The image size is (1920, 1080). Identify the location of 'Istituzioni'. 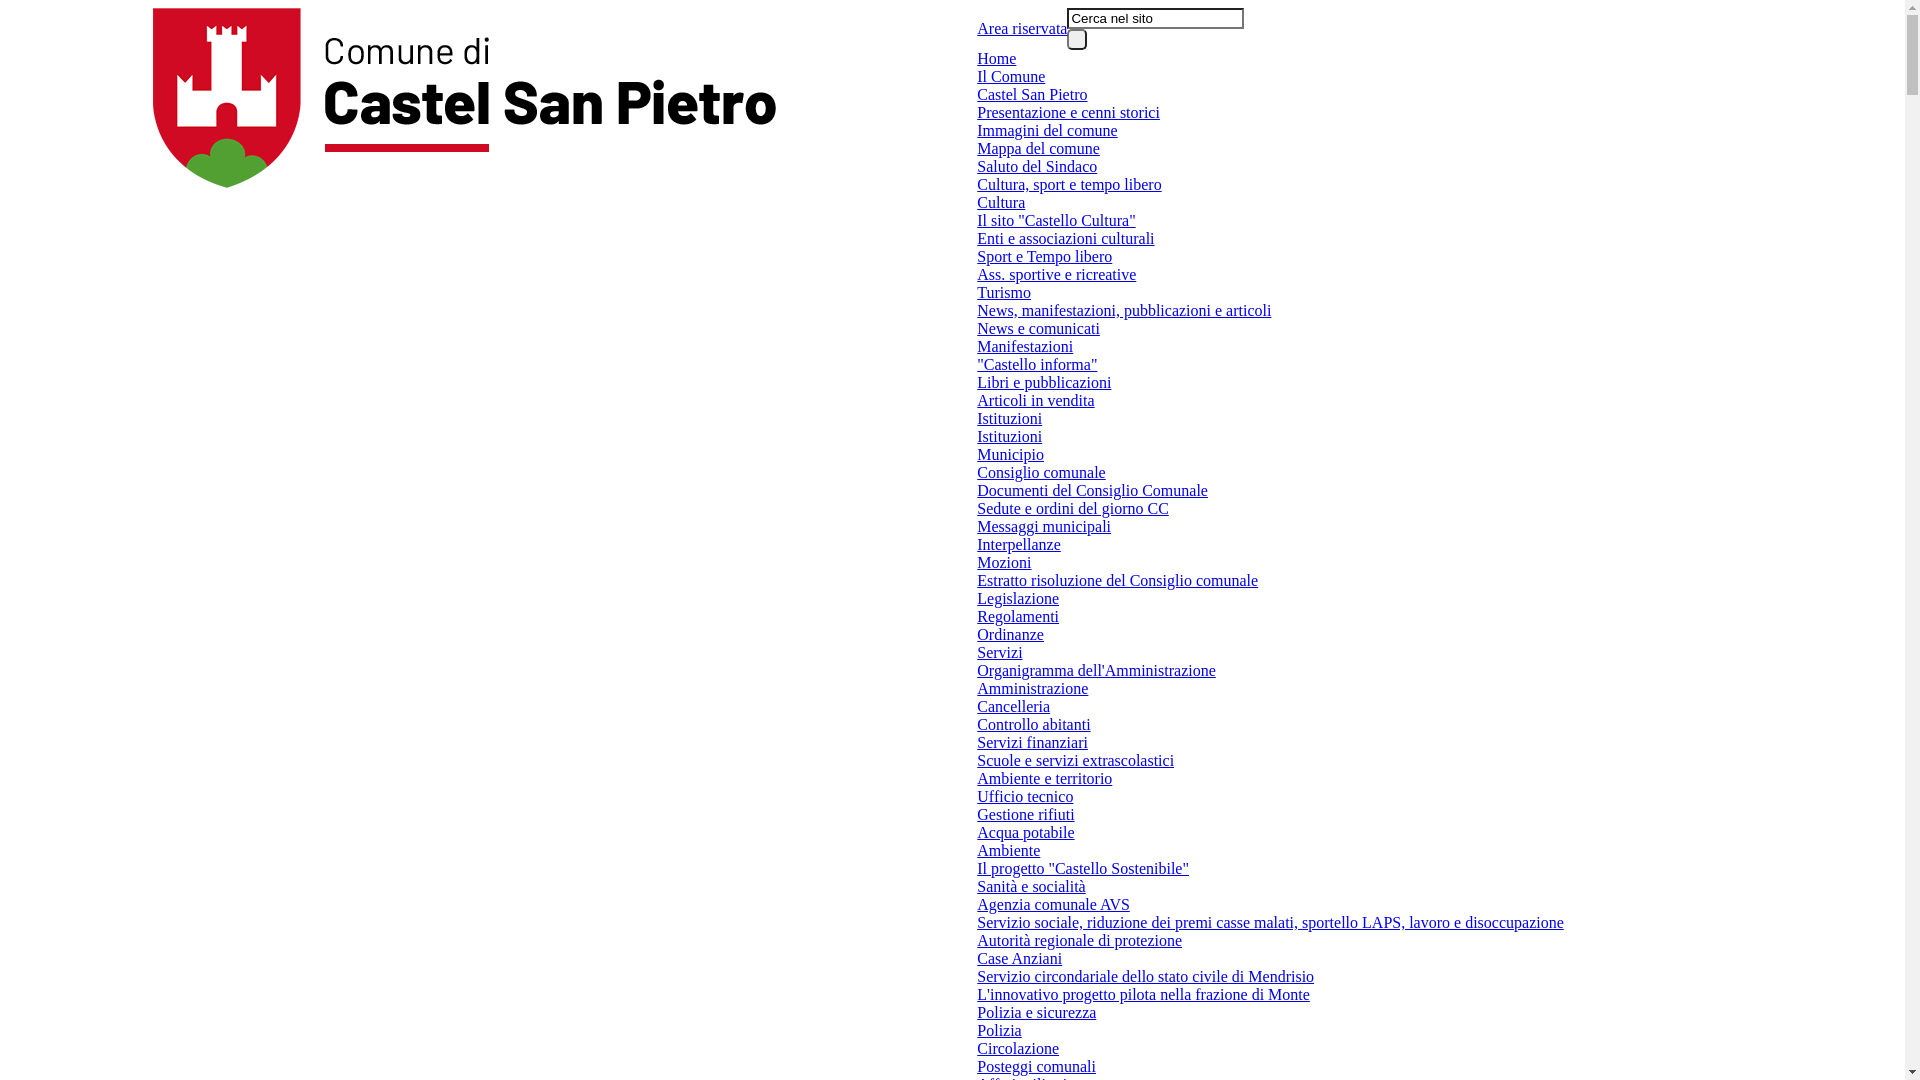
(1009, 435).